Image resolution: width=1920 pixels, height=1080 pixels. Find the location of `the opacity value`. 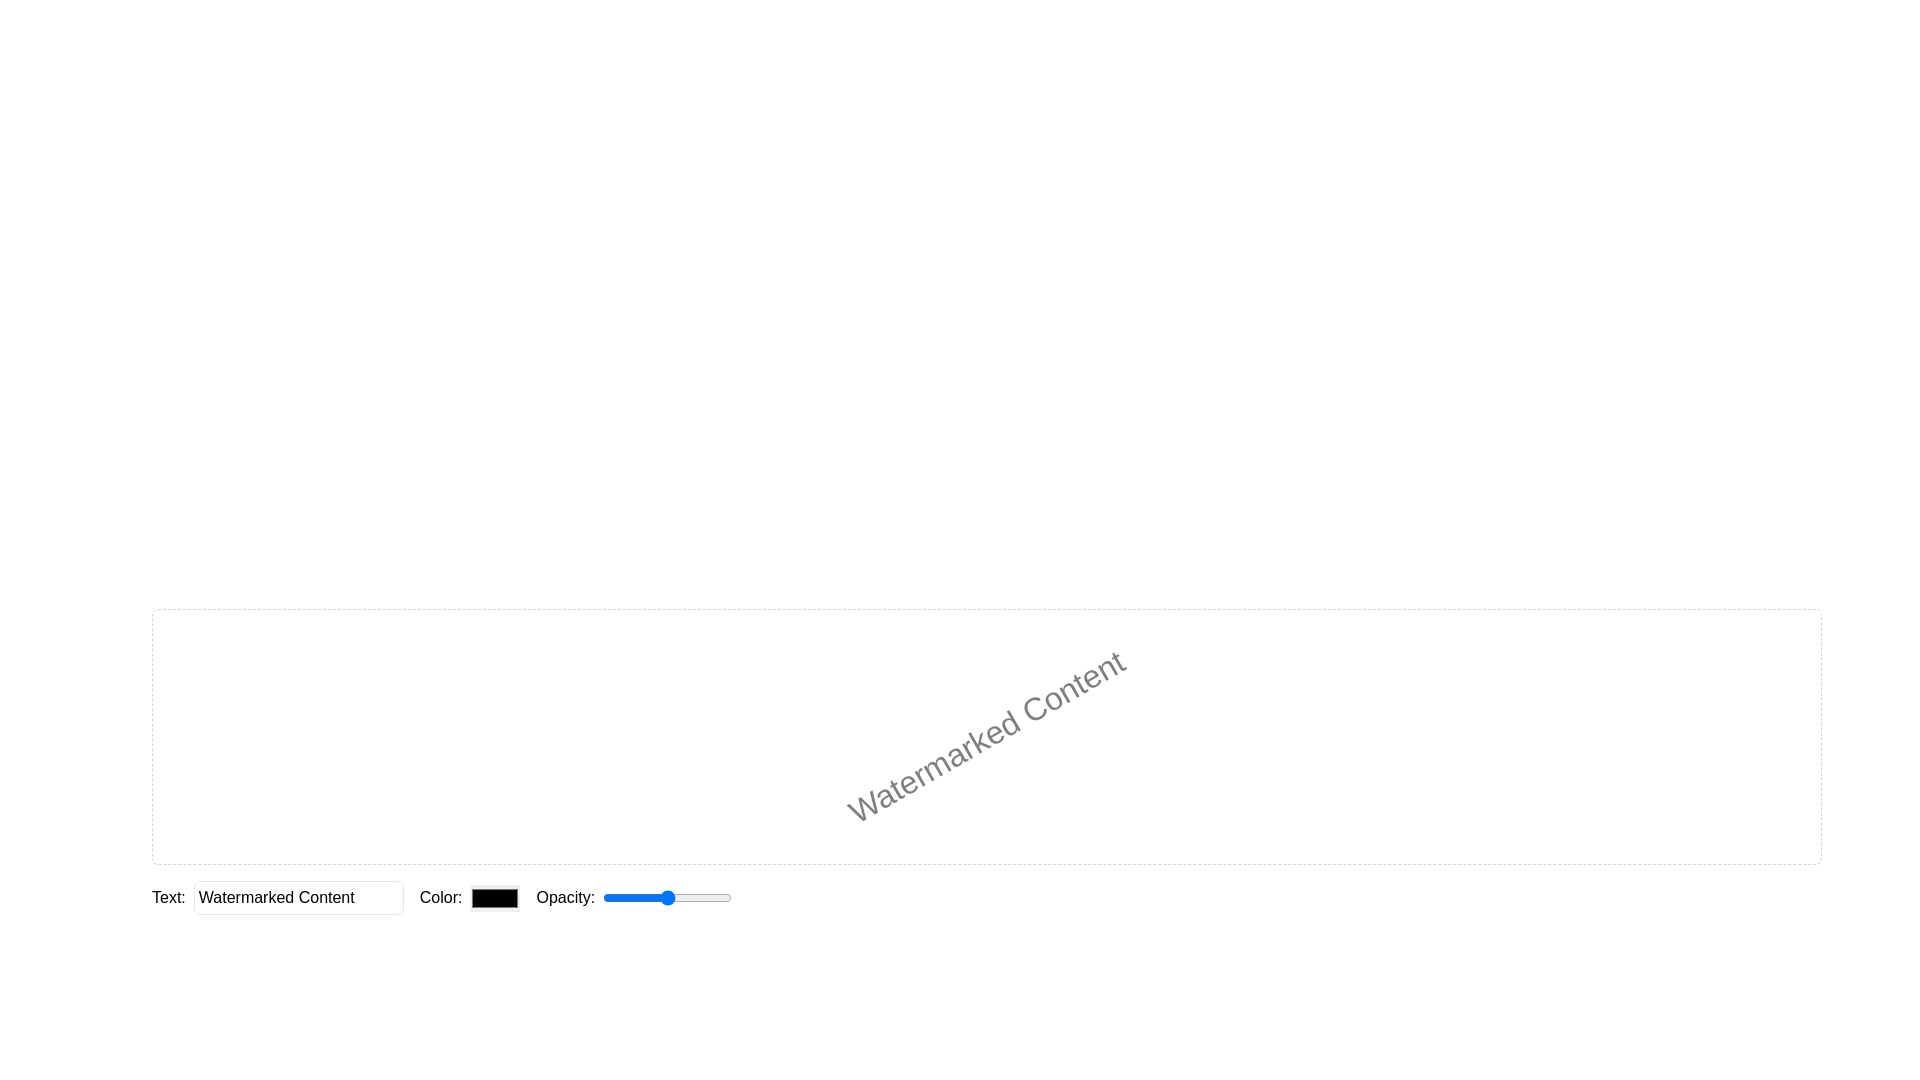

the opacity value is located at coordinates (657, 897).